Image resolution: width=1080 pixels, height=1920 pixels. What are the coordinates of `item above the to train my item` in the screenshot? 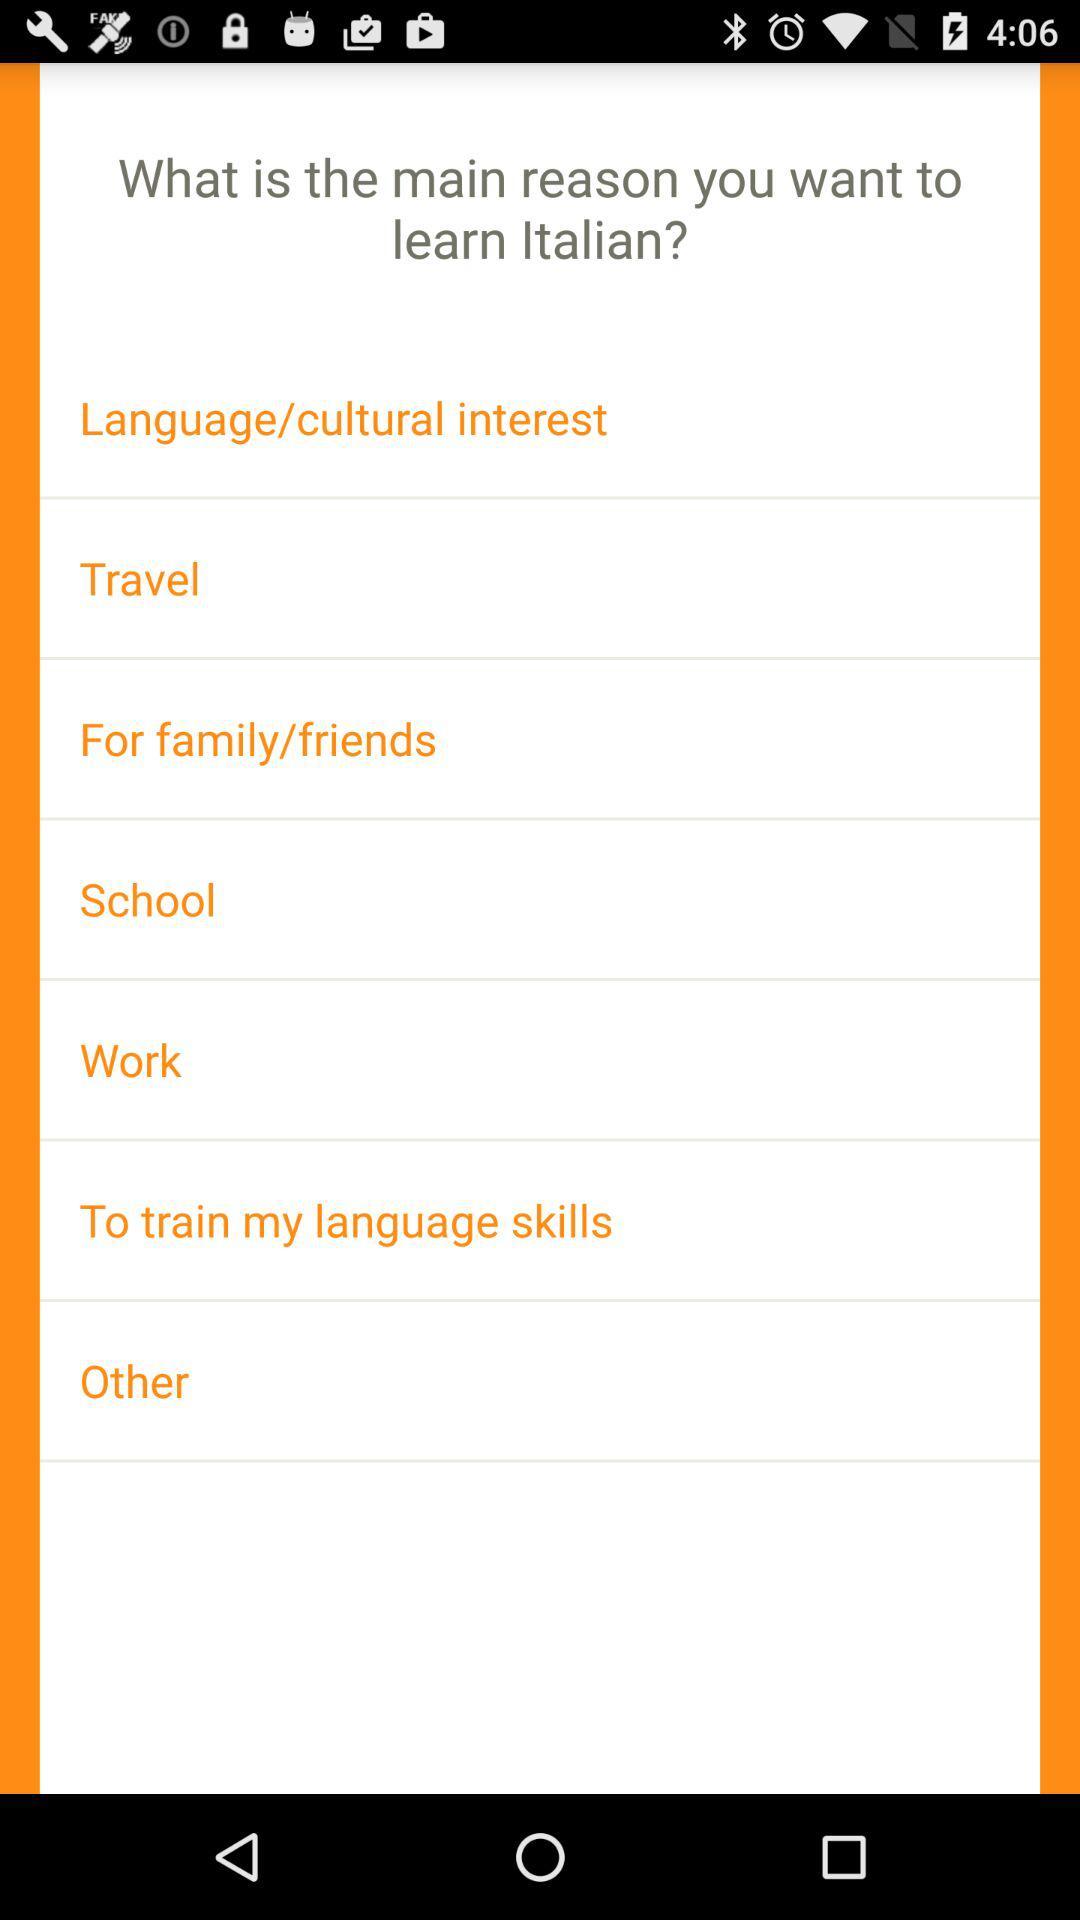 It's located at (540, 1058).